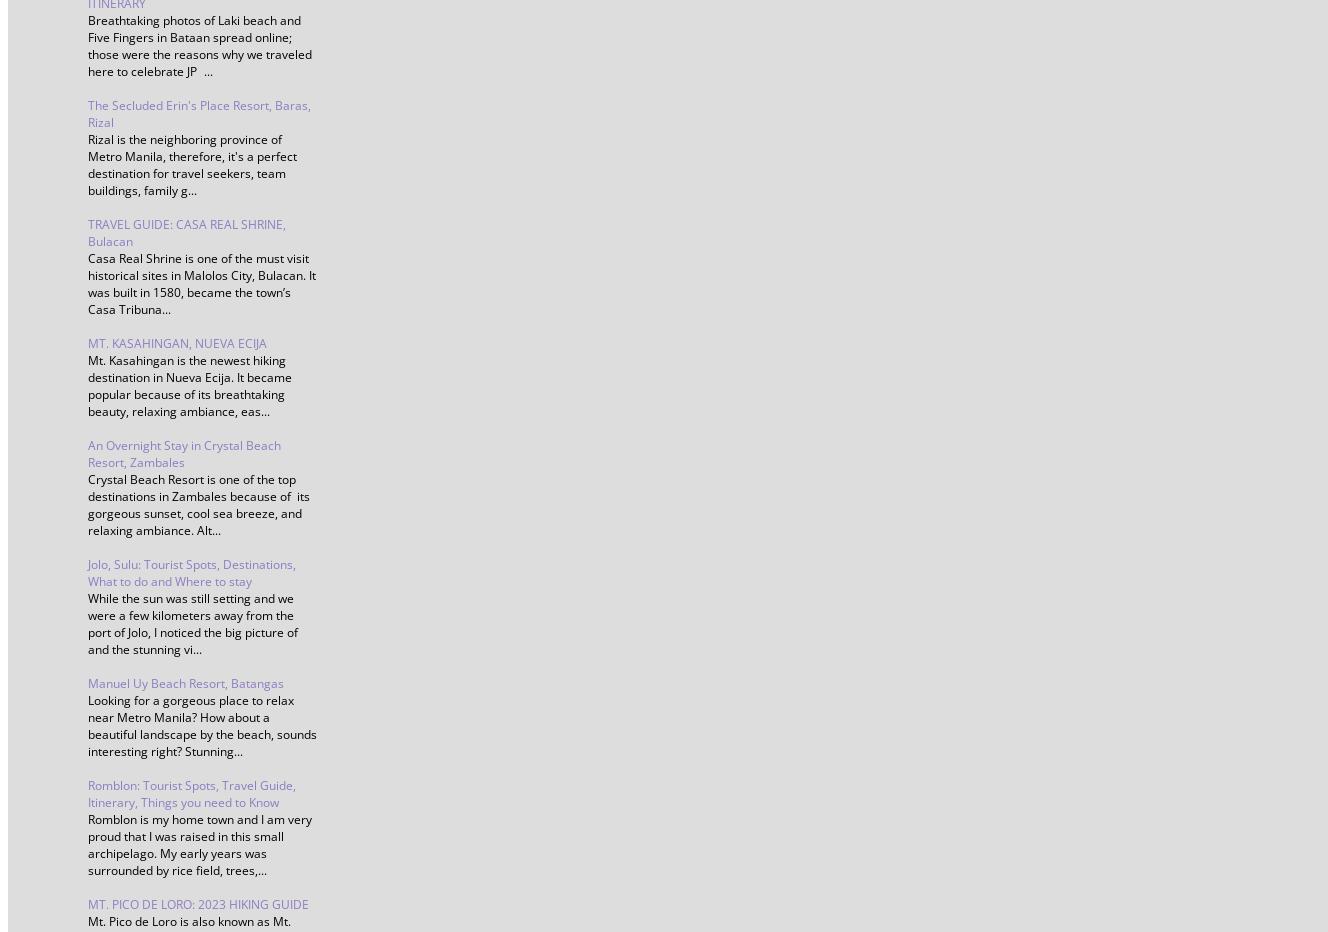 The height and width of the screenshot is (932, 1328). Describe the element at coordinates (88, 683) in the screenshot. I see `'Manuel Uy Beach Resort, Batangas'` at that location.